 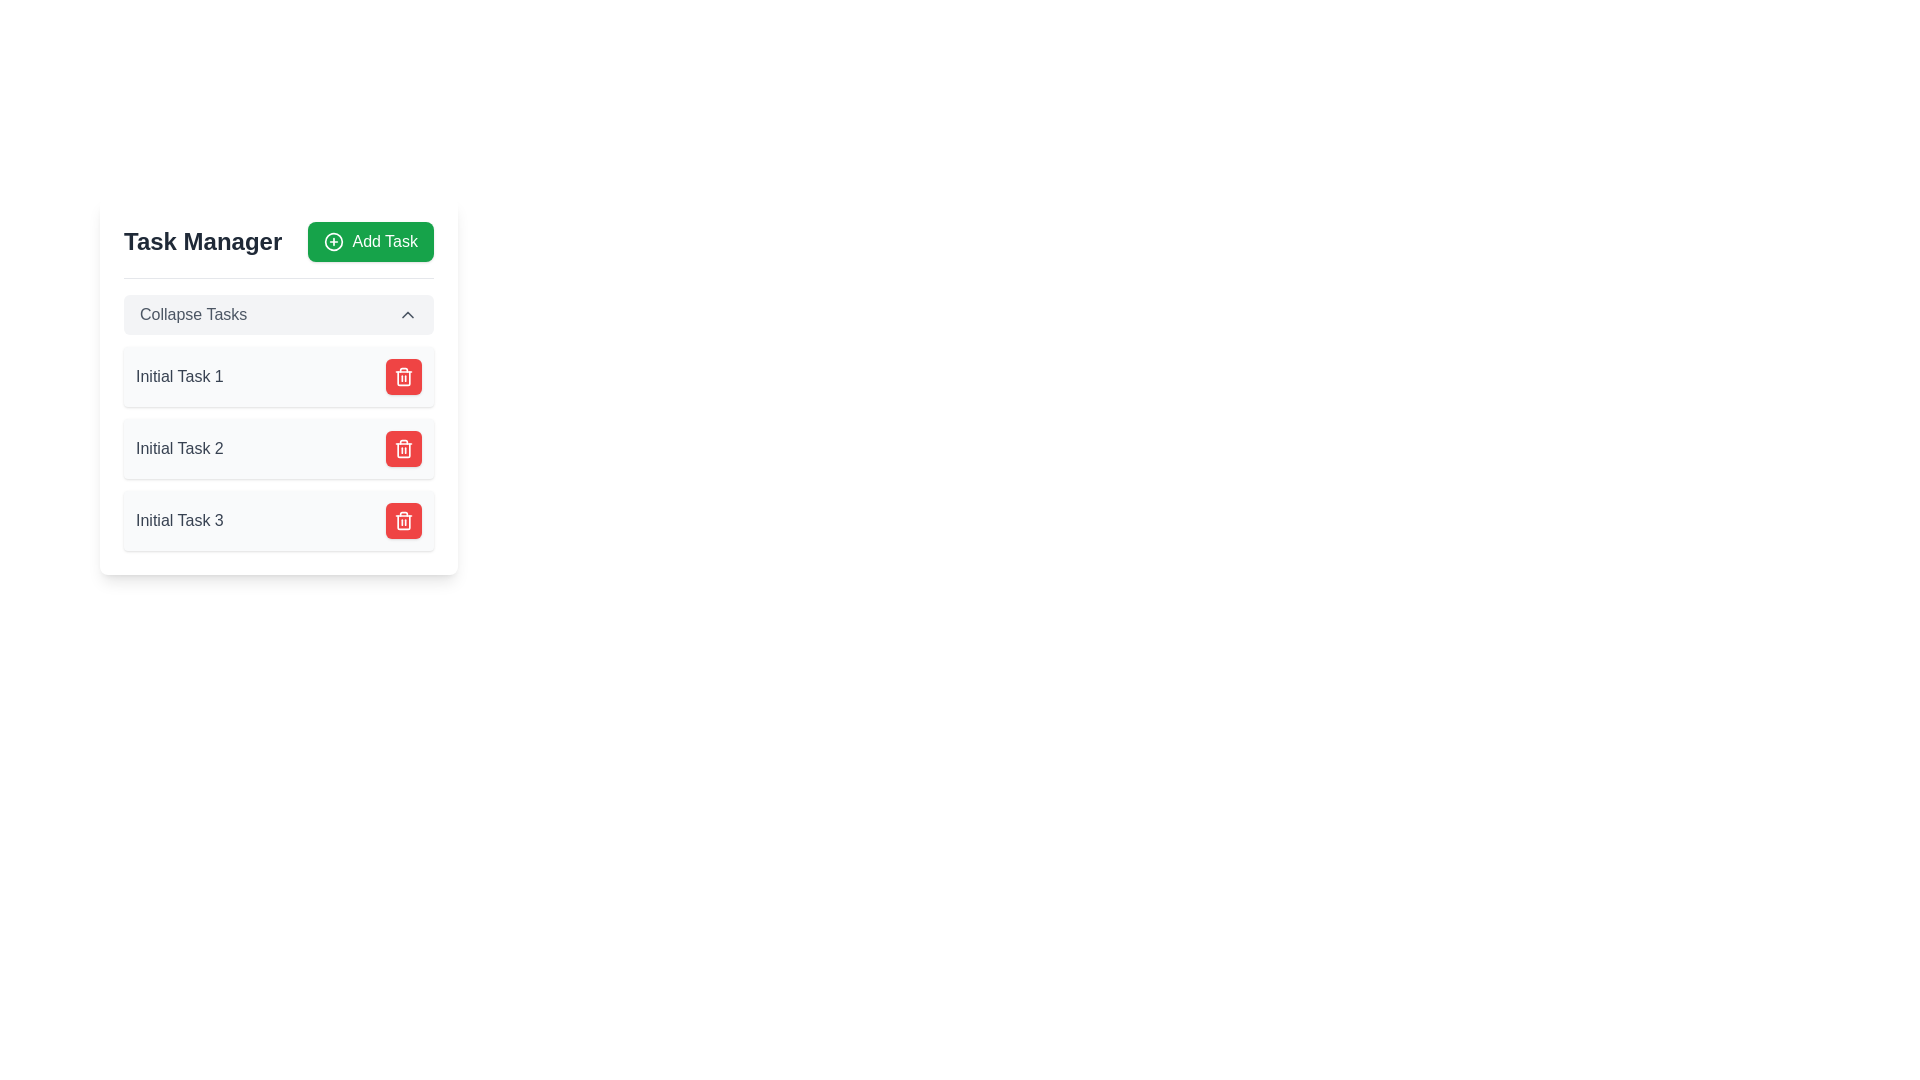 What do you see at coordinates (179, 519) in the screenshot?
I see `the static text label displaying 'Initial Task 3', which is the third item in the task list of the 'Task Manager' panel` at bounding box center [179, 519].